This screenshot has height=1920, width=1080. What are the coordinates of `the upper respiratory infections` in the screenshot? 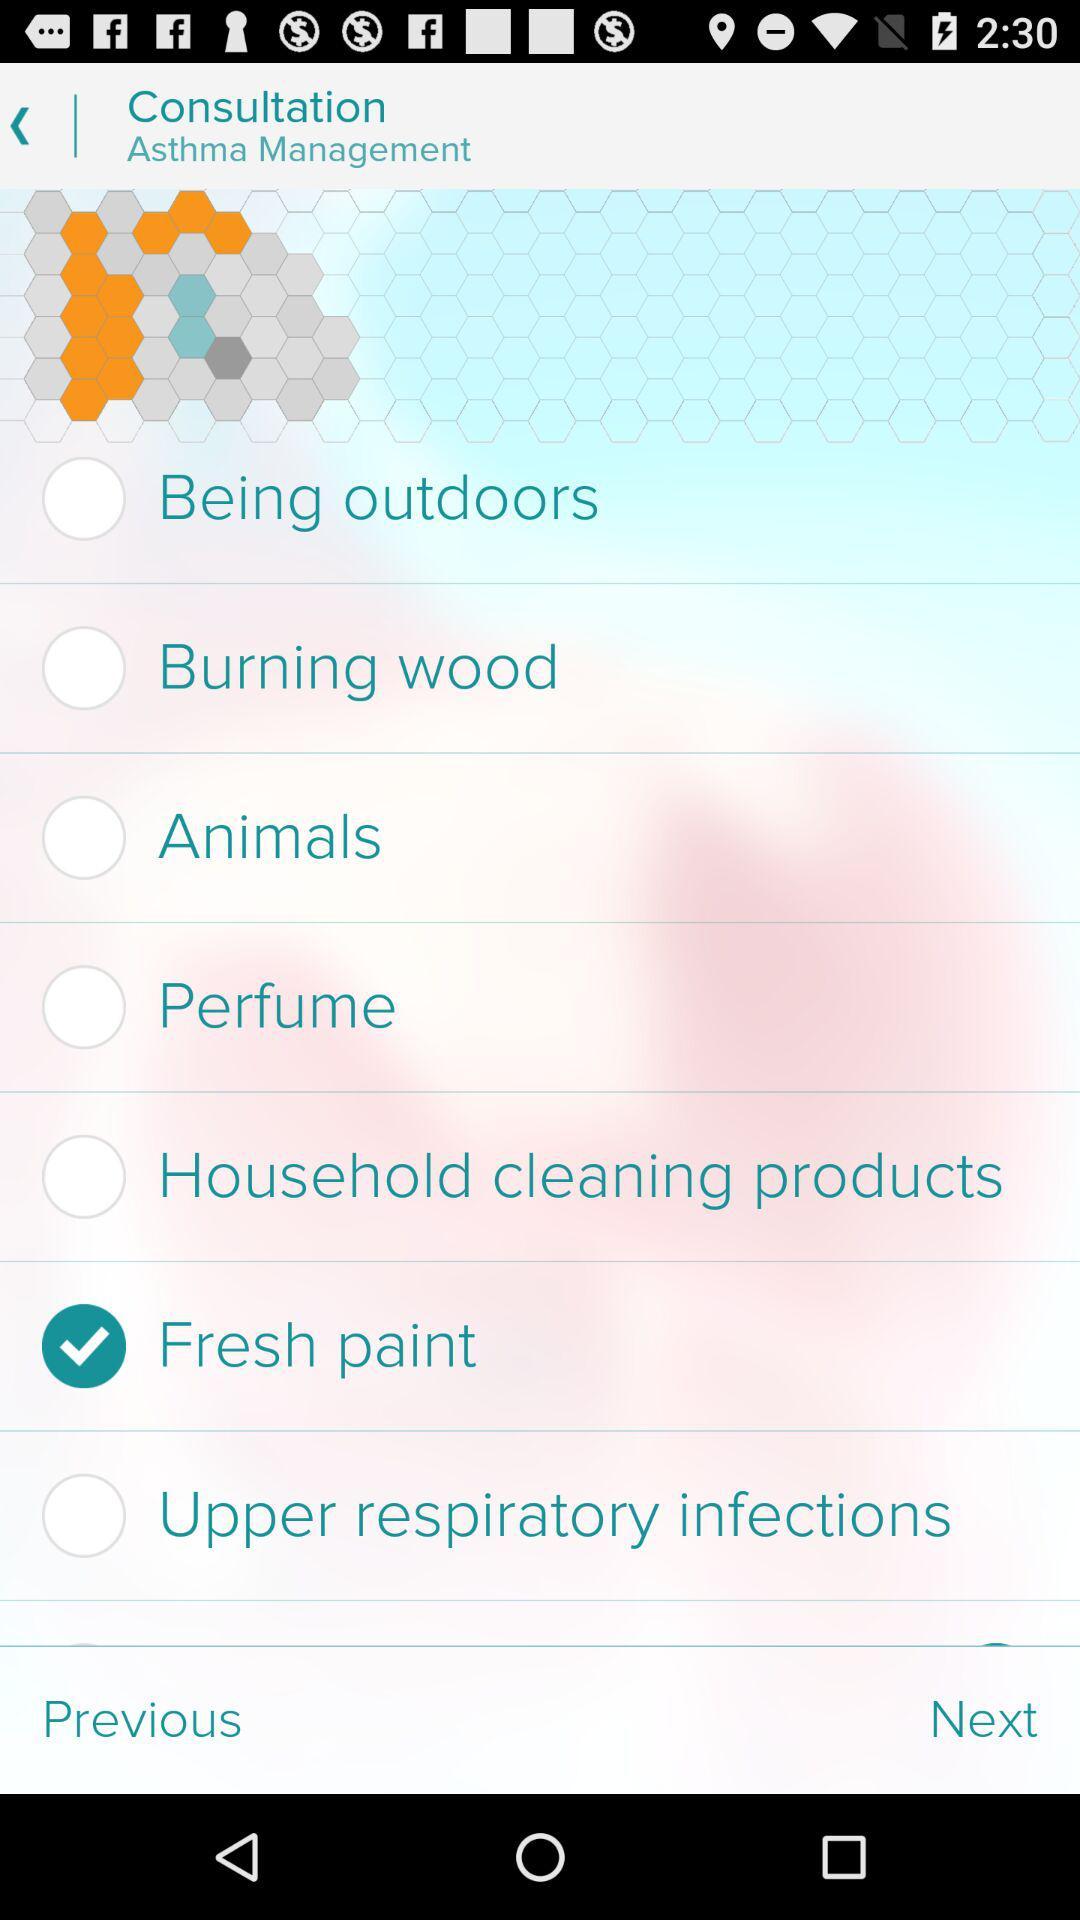 It's located at (533, 1515).